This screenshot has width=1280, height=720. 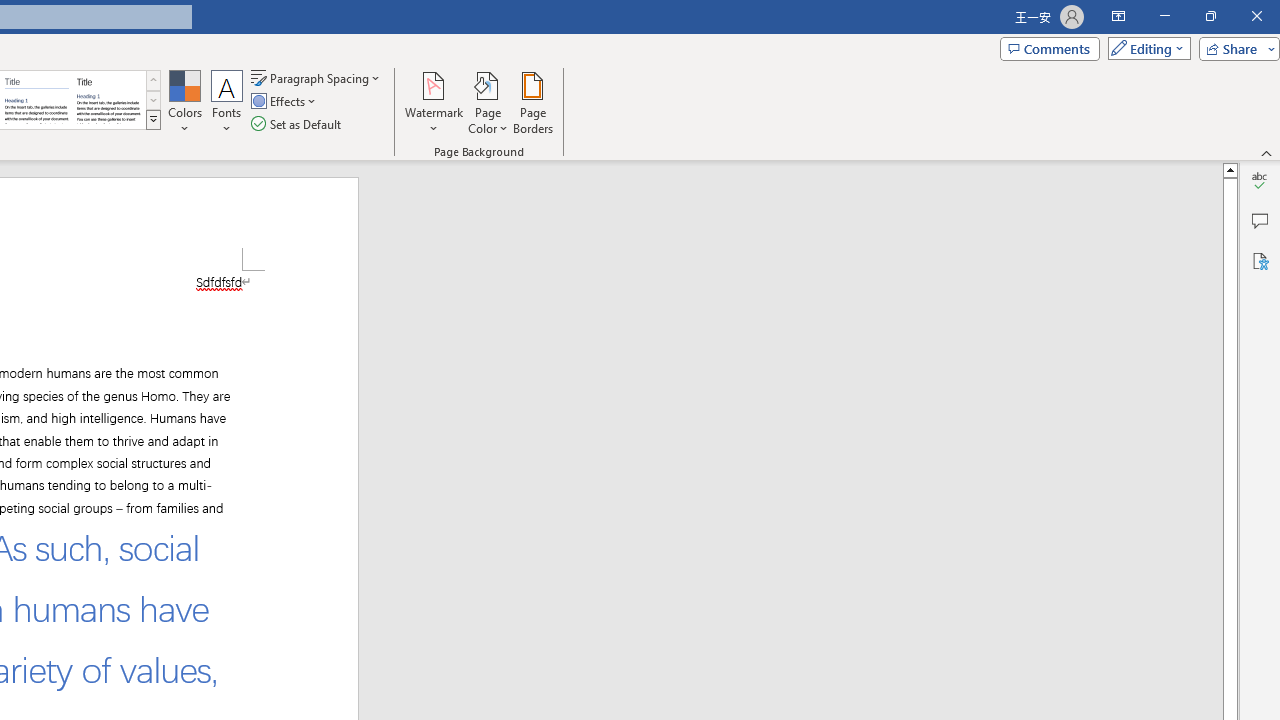 What do you see at coordinates (433, 103) in the screenshot?
I see `'Watermark'` at bounding box center [433, 103].